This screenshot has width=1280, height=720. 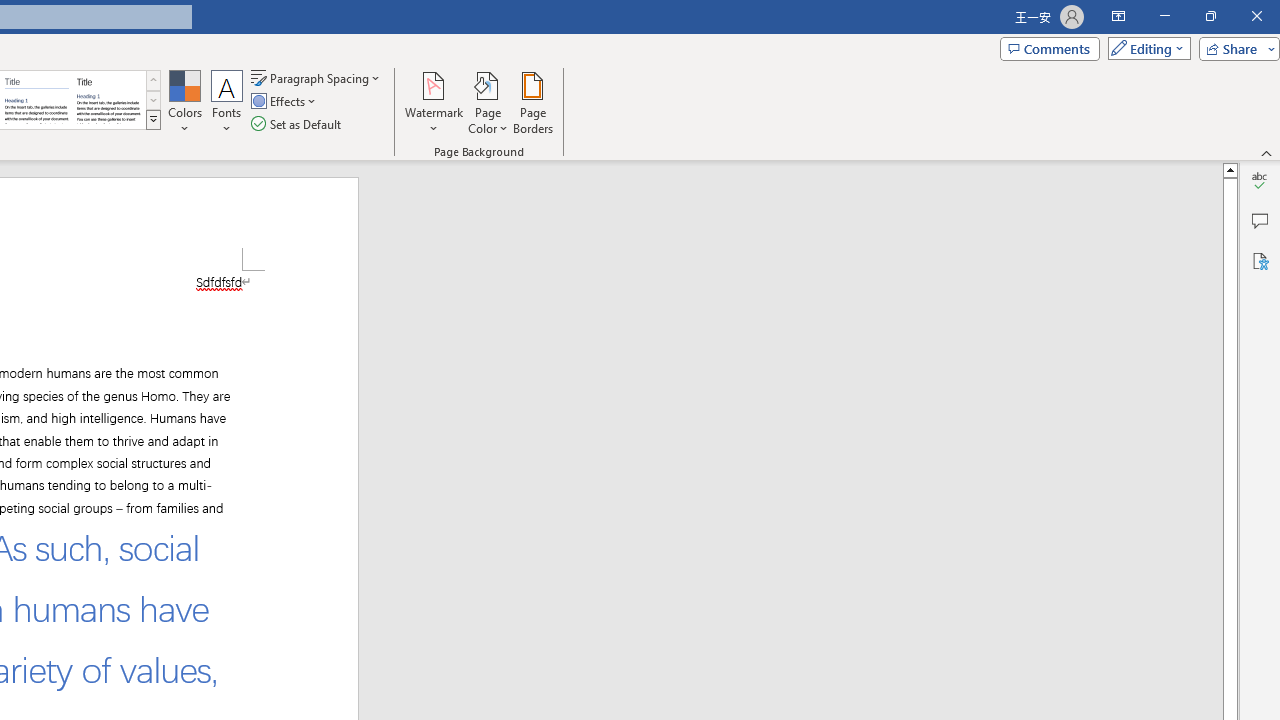 What do you see at coordinates (433, 103) in the screenshot?
I see `'Watermark'` at bounding box center [433, 103].